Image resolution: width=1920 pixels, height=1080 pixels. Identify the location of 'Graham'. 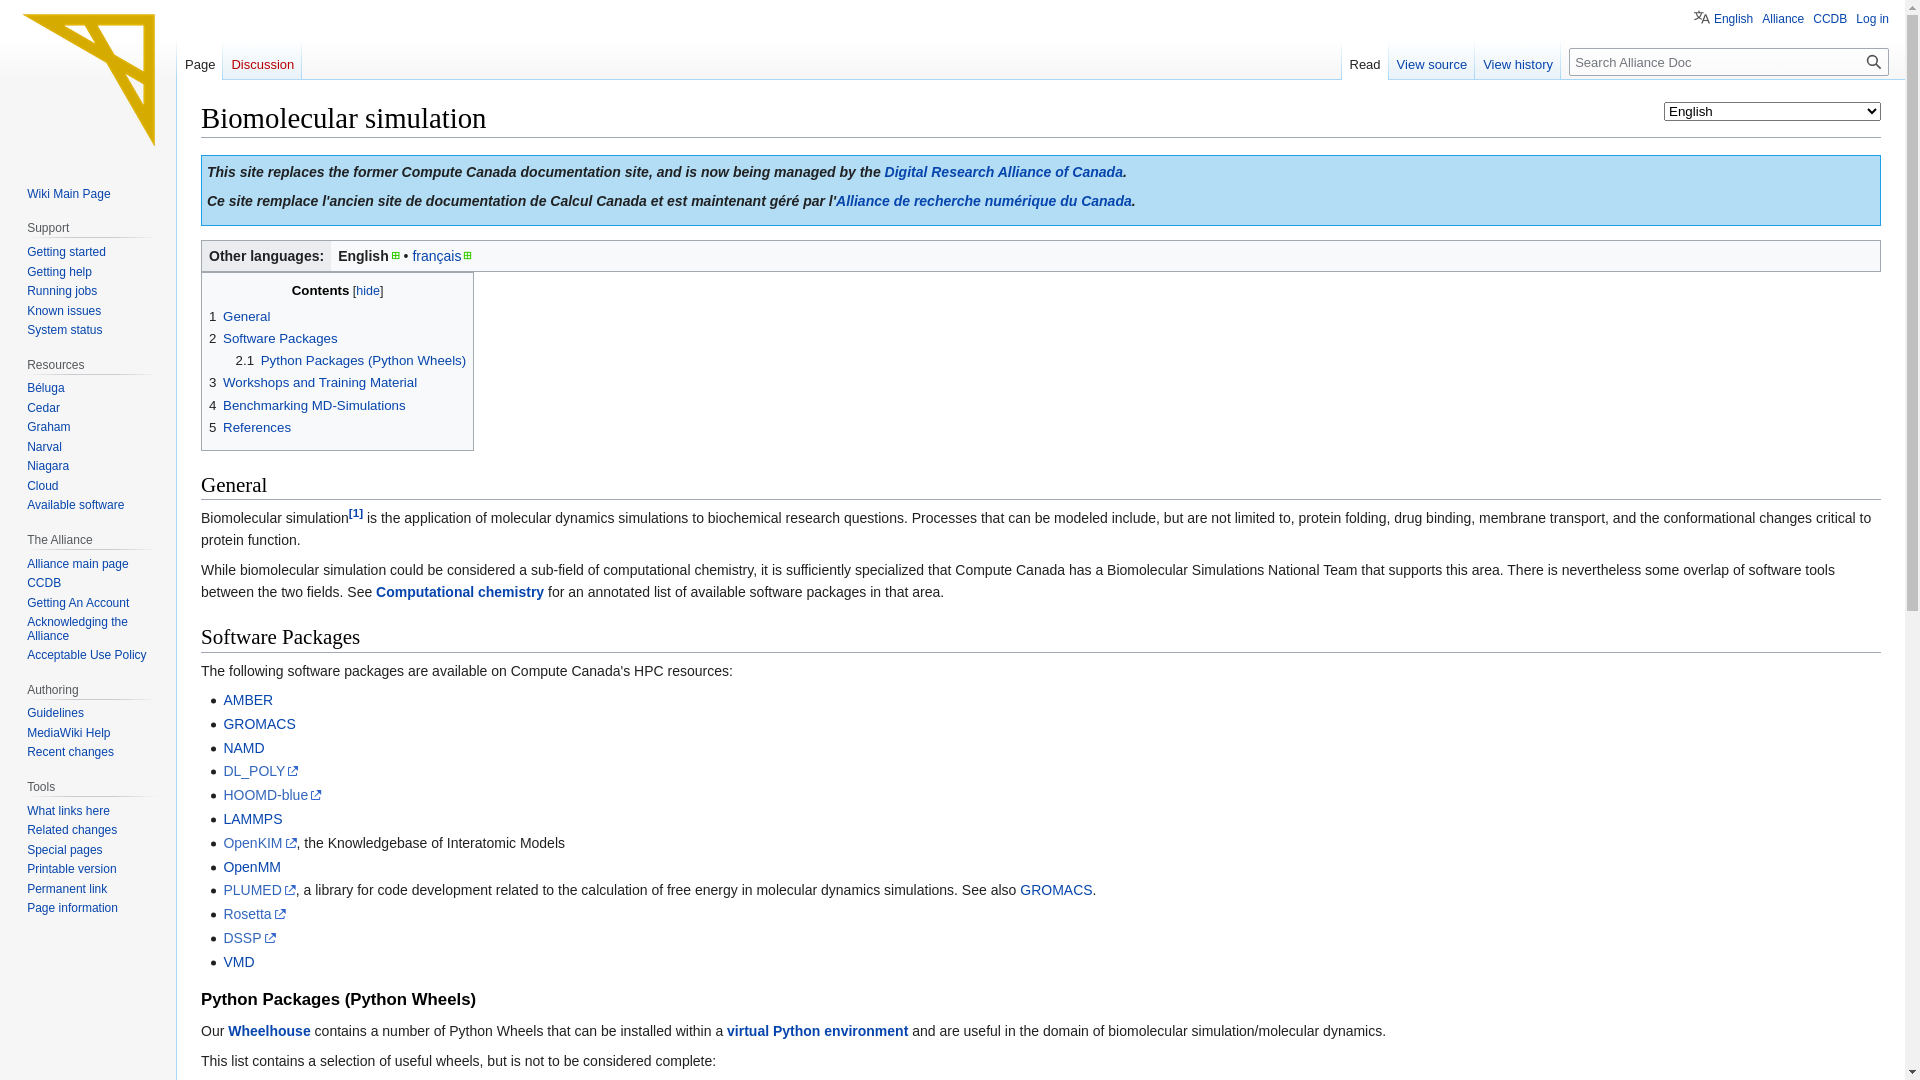
(48, 426).